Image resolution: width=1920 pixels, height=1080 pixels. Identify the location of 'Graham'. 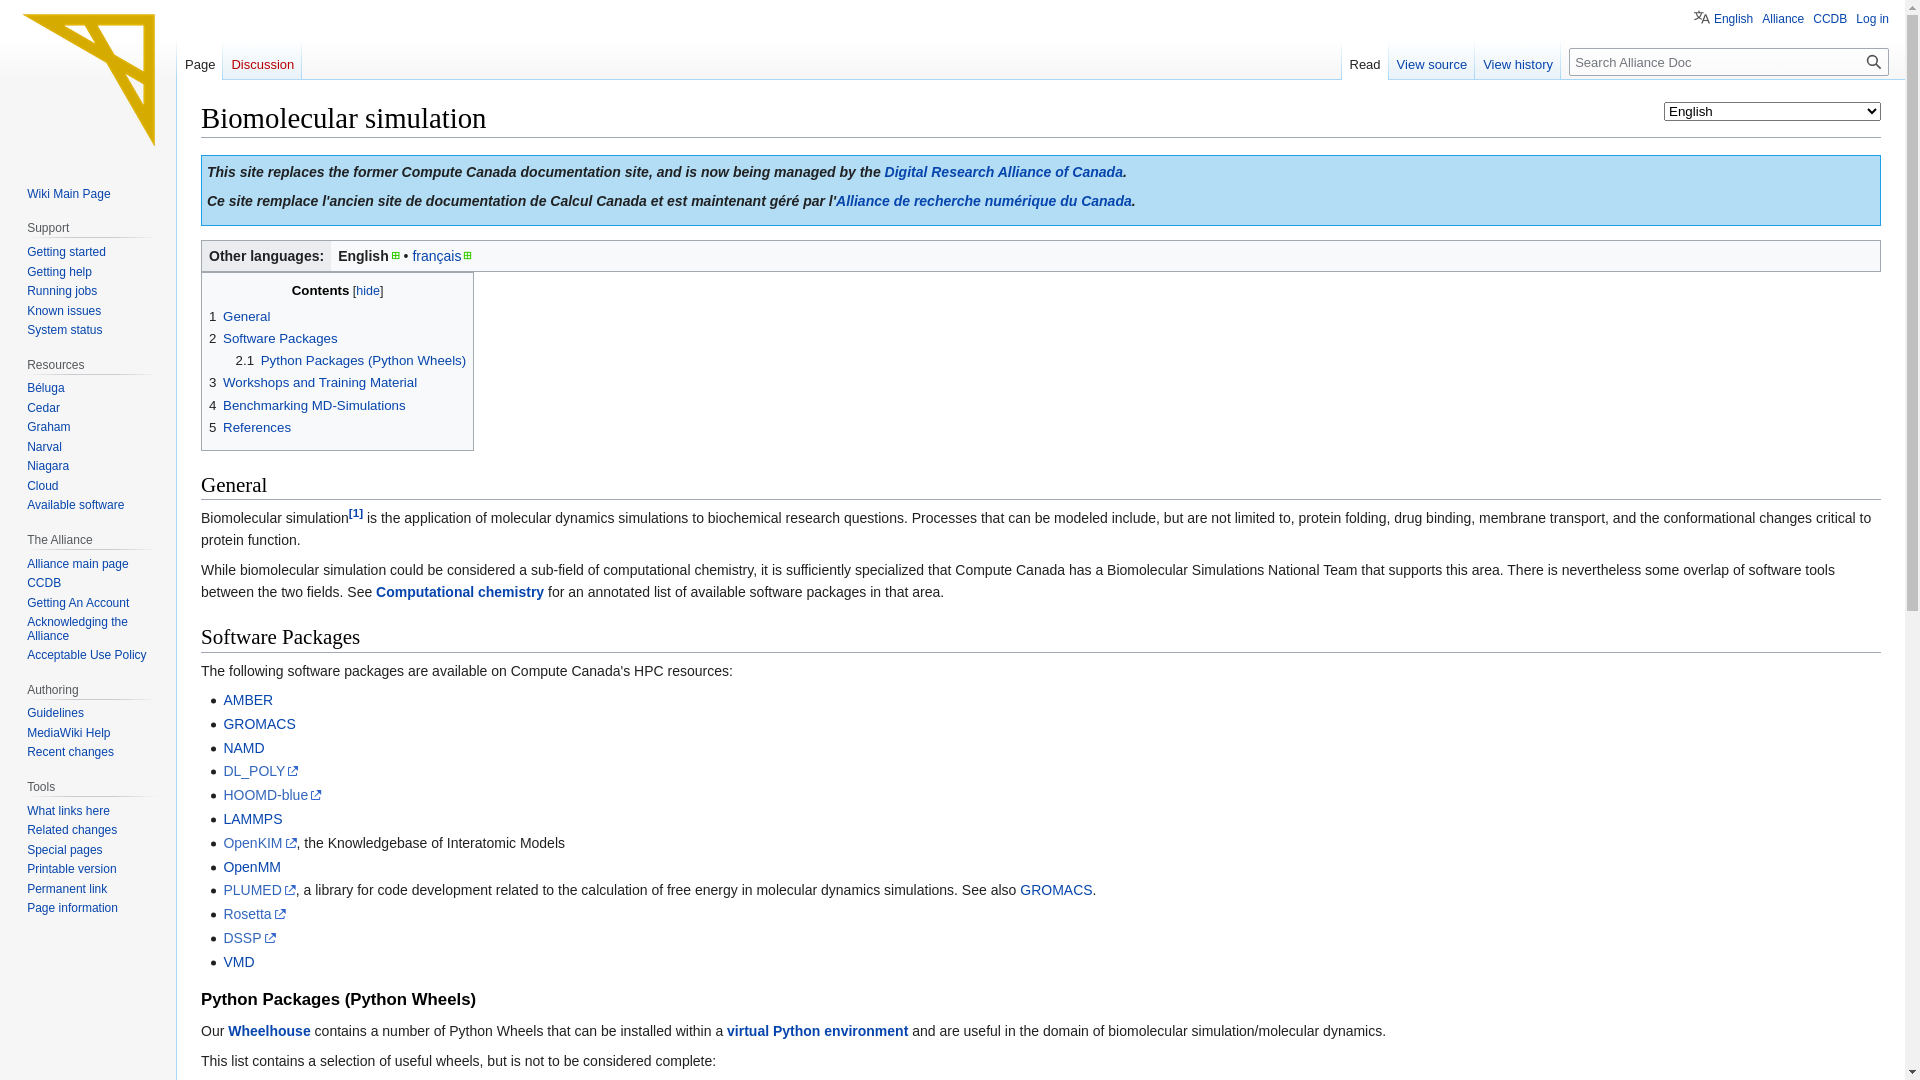
(48, 426).